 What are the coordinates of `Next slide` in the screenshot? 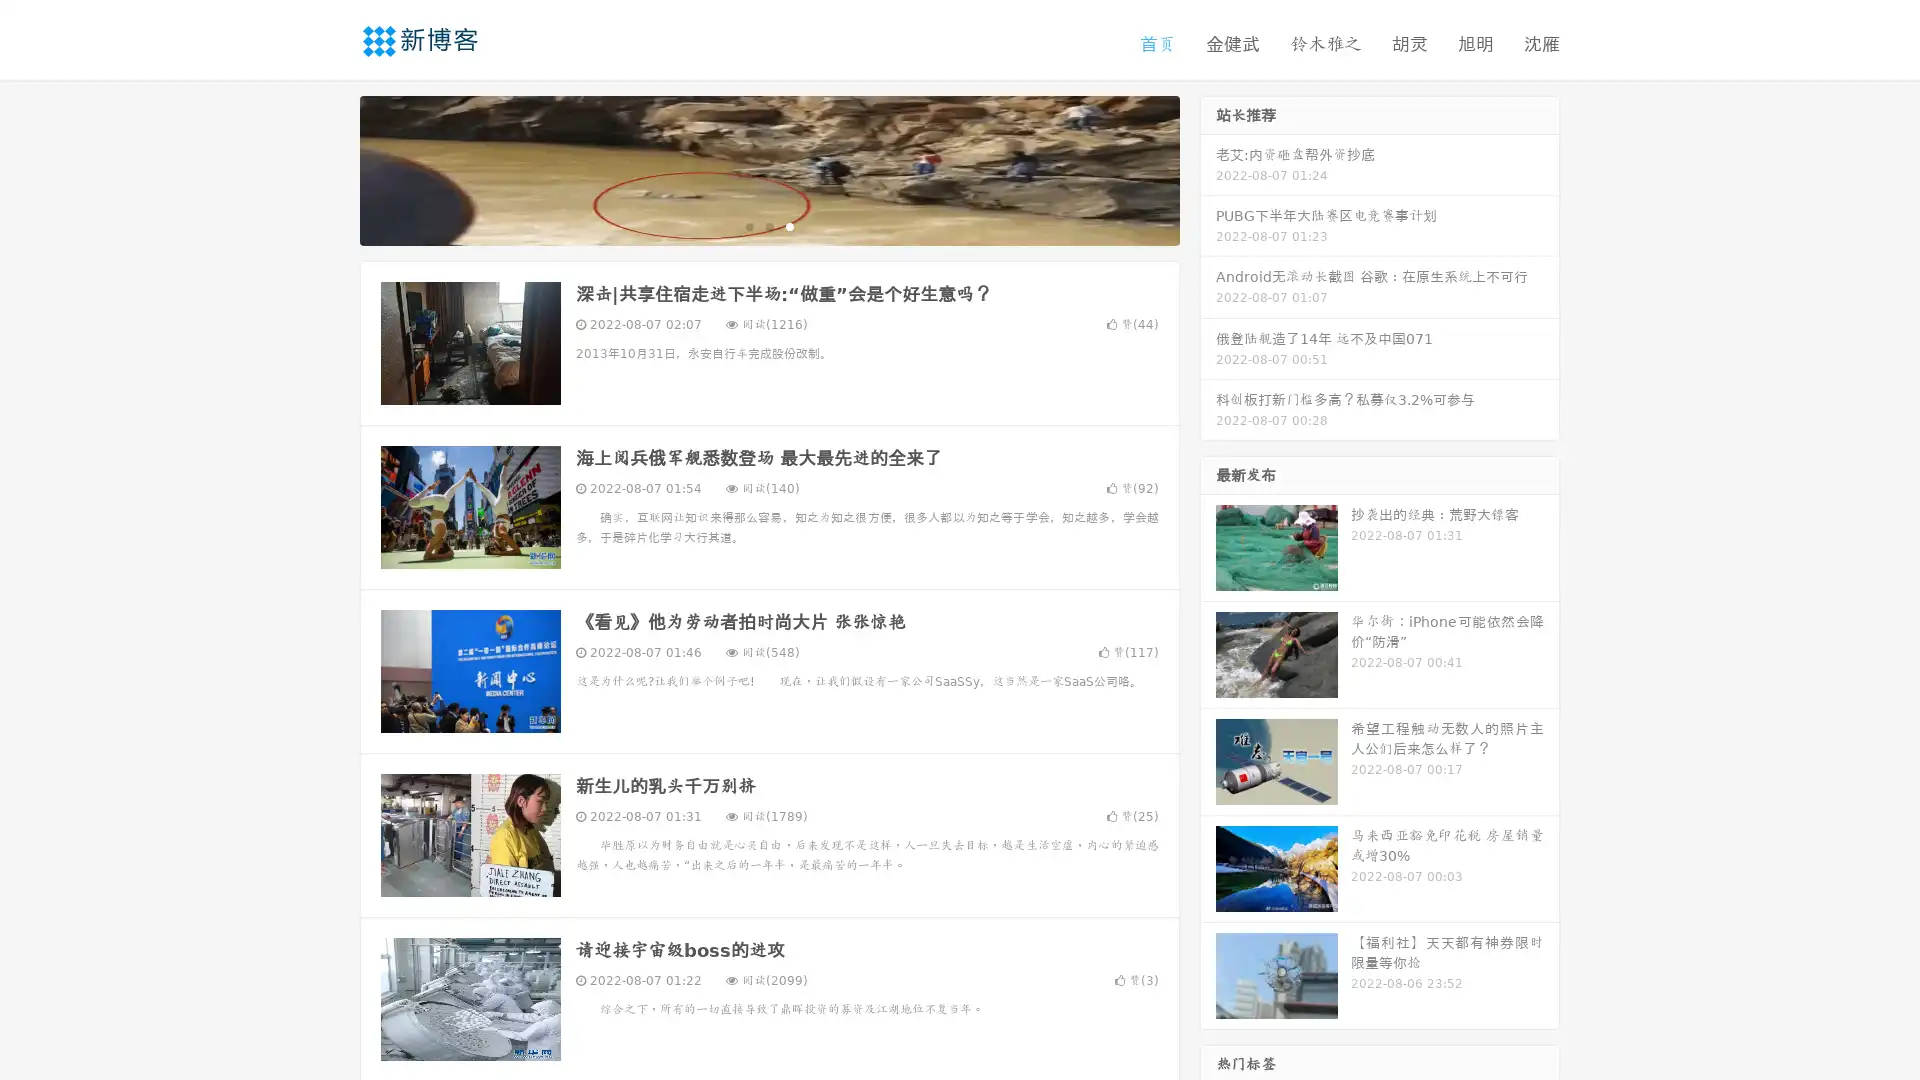 It's located at (1208, 168).